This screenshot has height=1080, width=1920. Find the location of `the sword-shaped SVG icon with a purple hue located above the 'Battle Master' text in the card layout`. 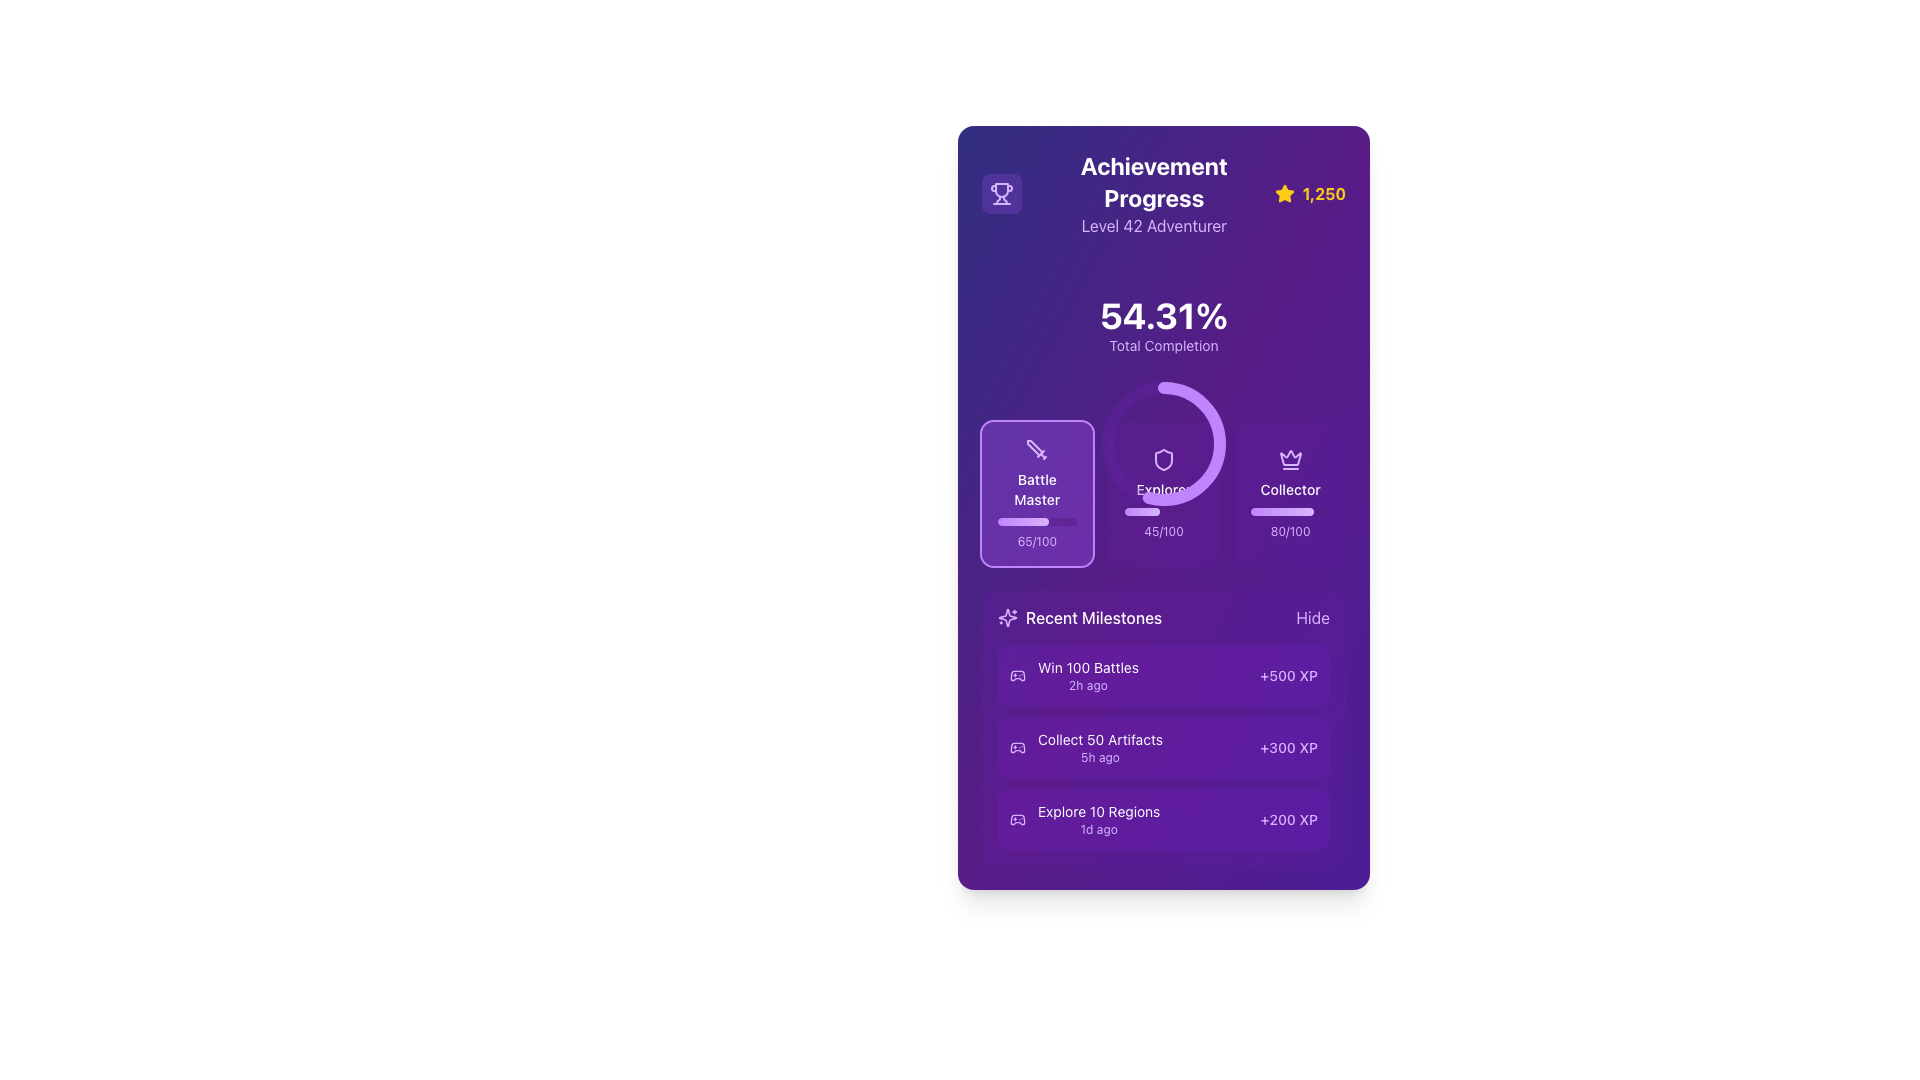

the sword-shaped SVG icon with a purple hue located above the 'Battle Master' text in the card layout is located at coordinates (1037, 450).